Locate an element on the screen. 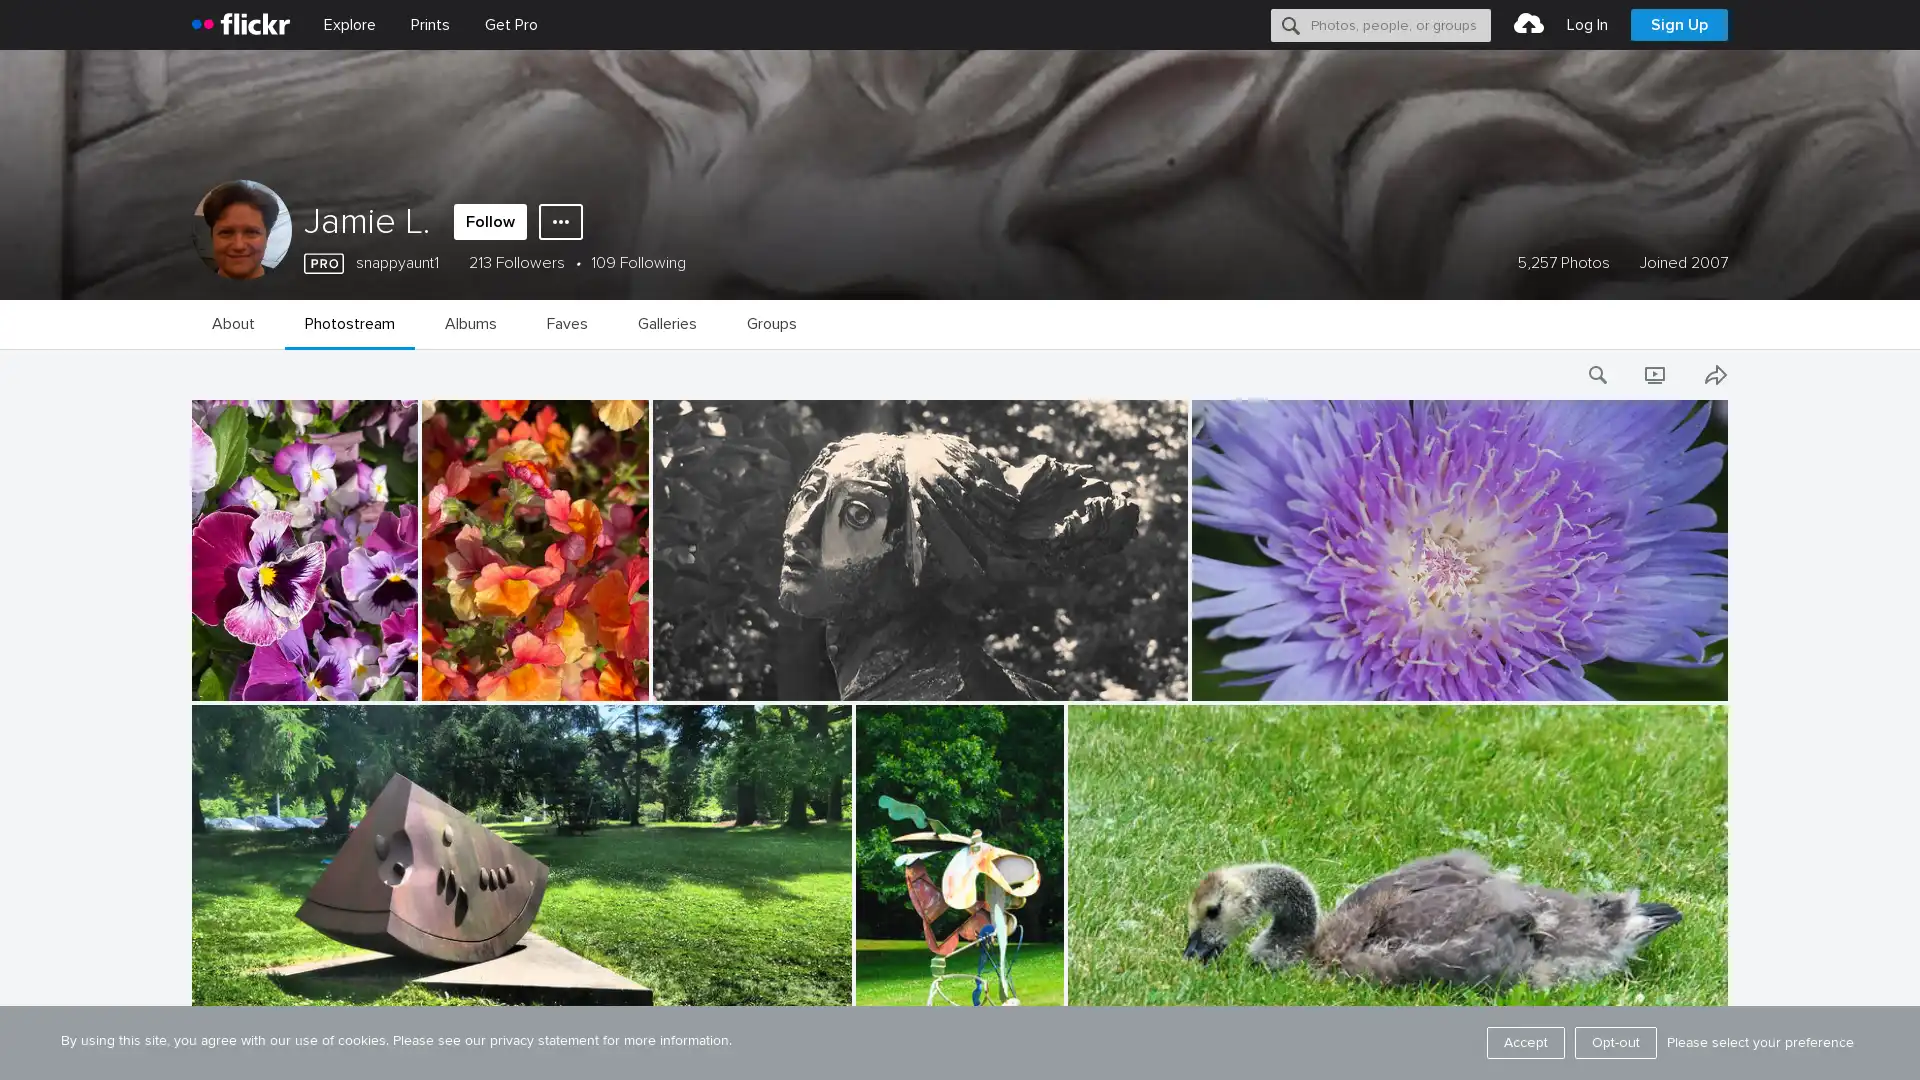 The image size is (1920, 1080). Add to Favorites is located at coordinates (1679, 1058).